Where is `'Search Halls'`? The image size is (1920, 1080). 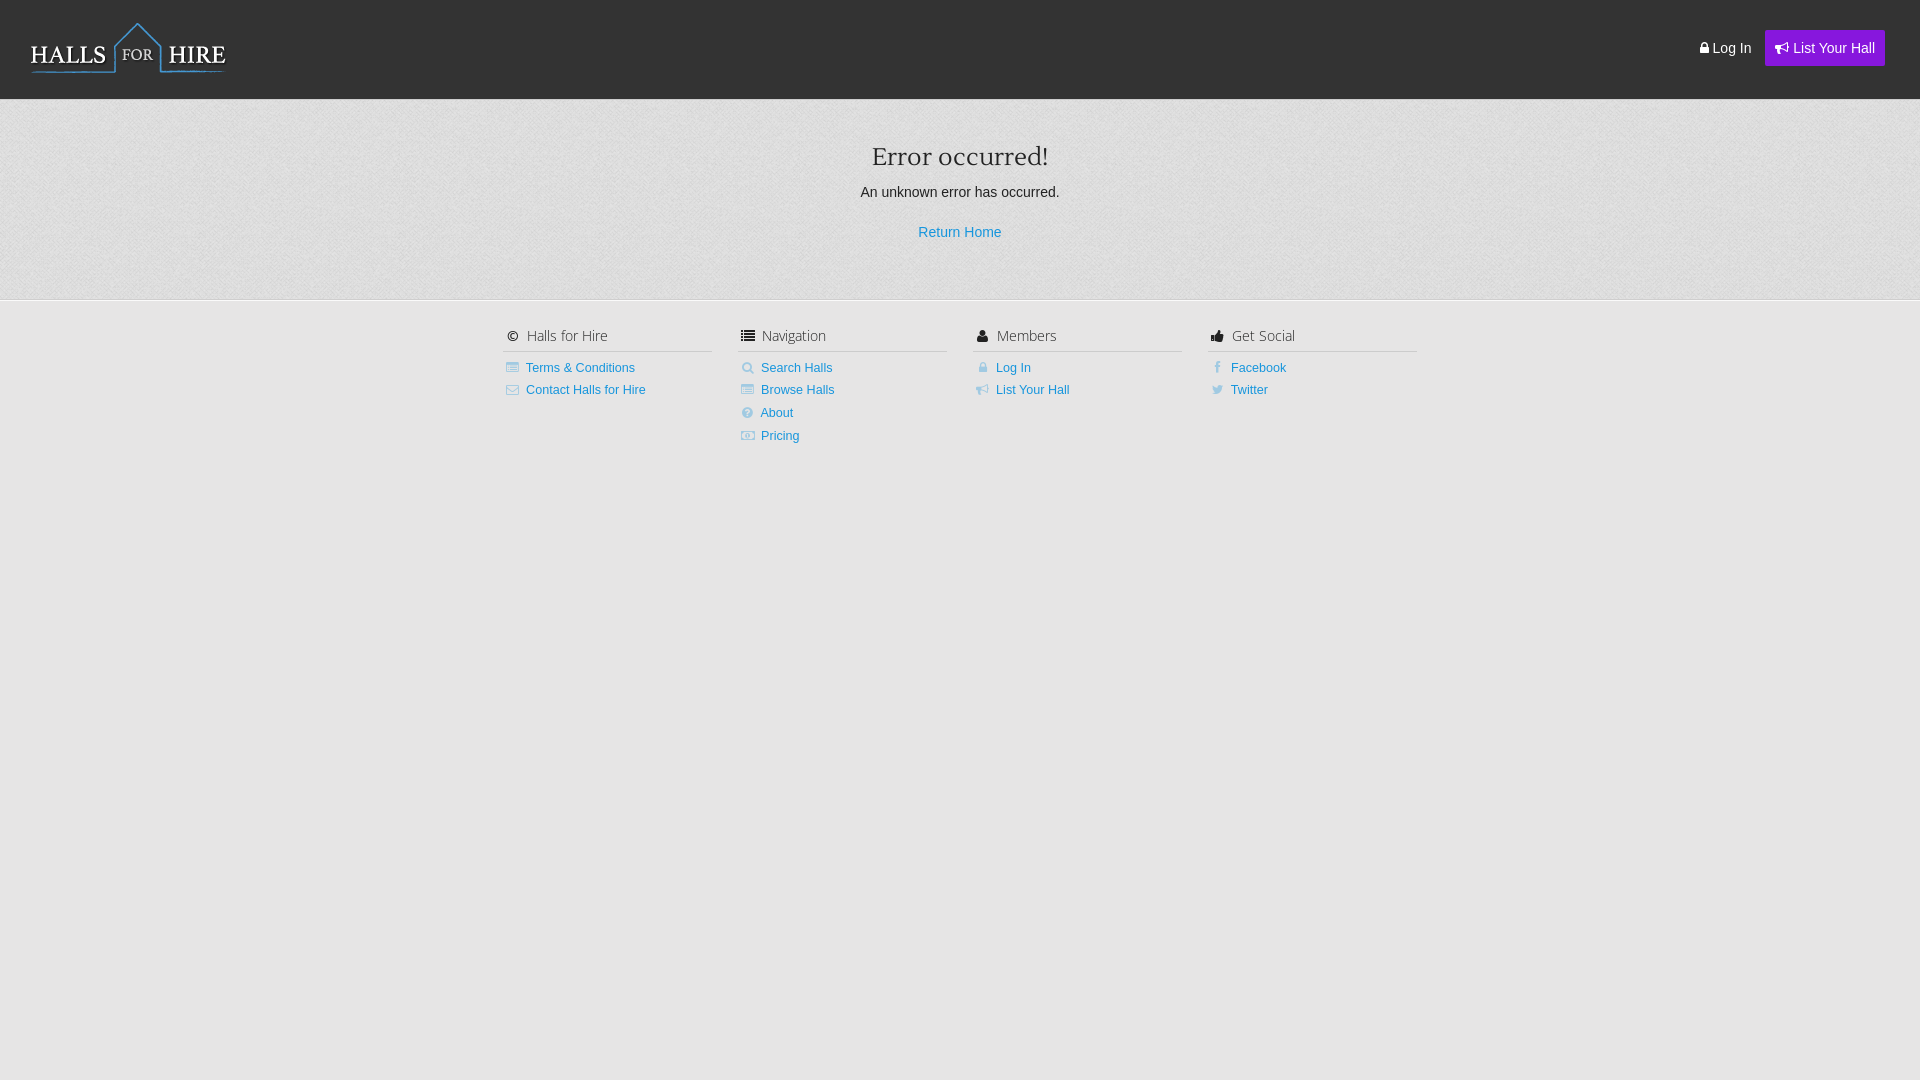 'Search Halls' is located at coordinates (843, 368).